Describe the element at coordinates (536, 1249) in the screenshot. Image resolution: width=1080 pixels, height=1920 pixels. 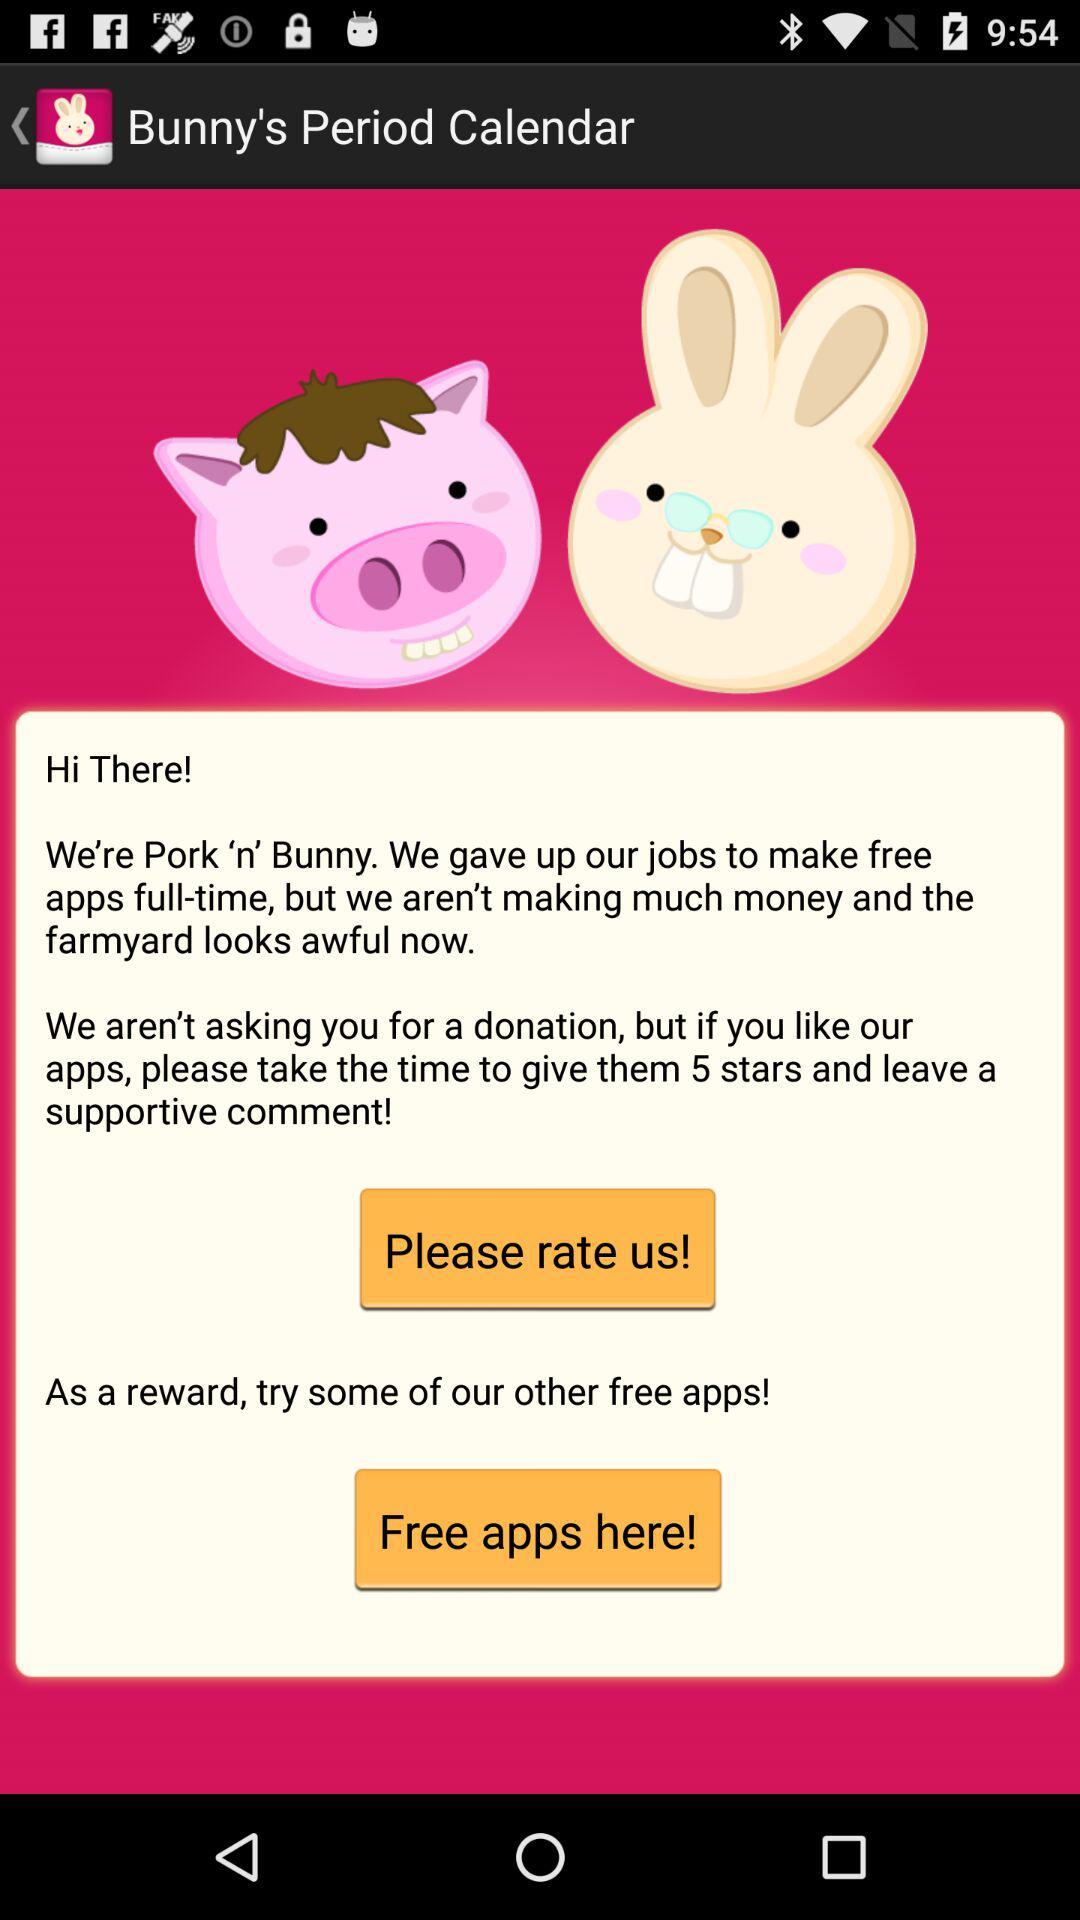
I see `app above as a reward` at that location.